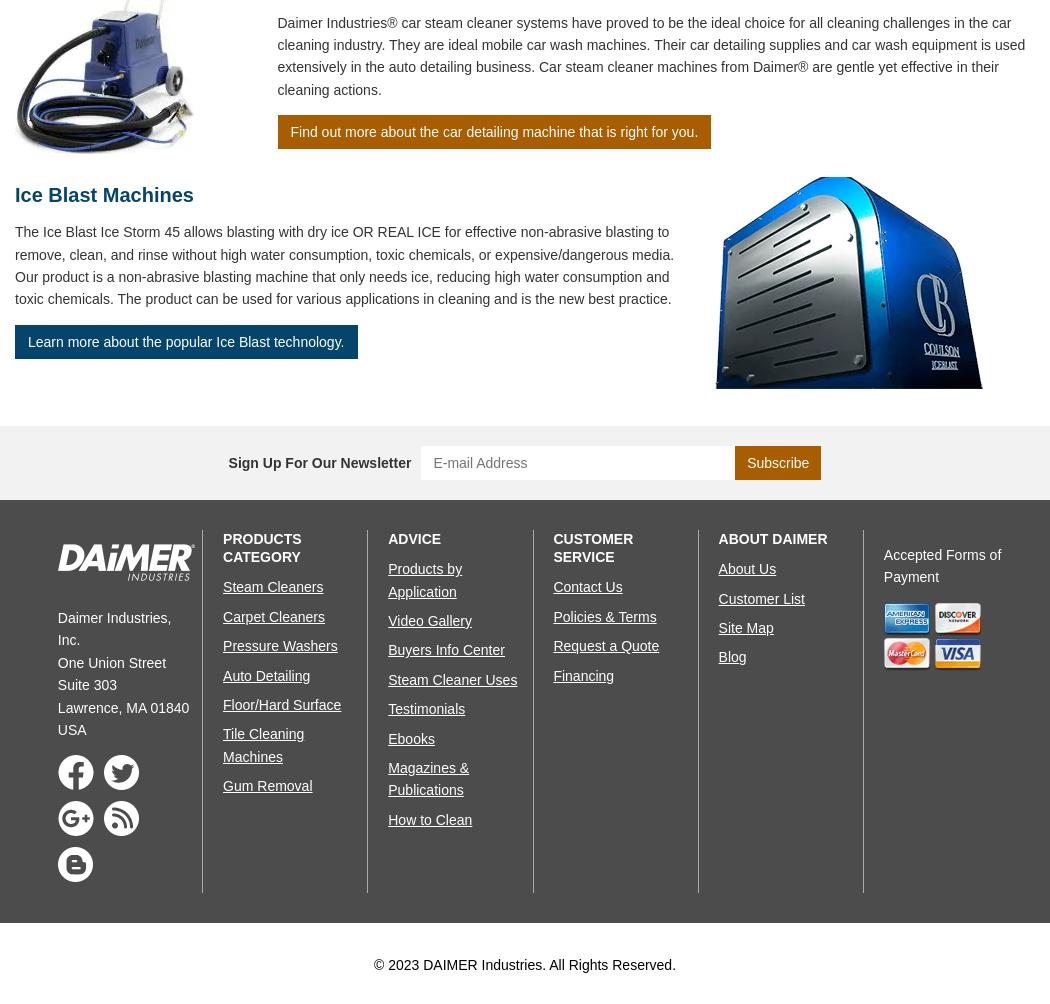  What do you see at coordinates (493, 131) in the screenshot?
I see `'Find out more about the car detailing machine that is right for you.'` at bounding box center [493, 131].